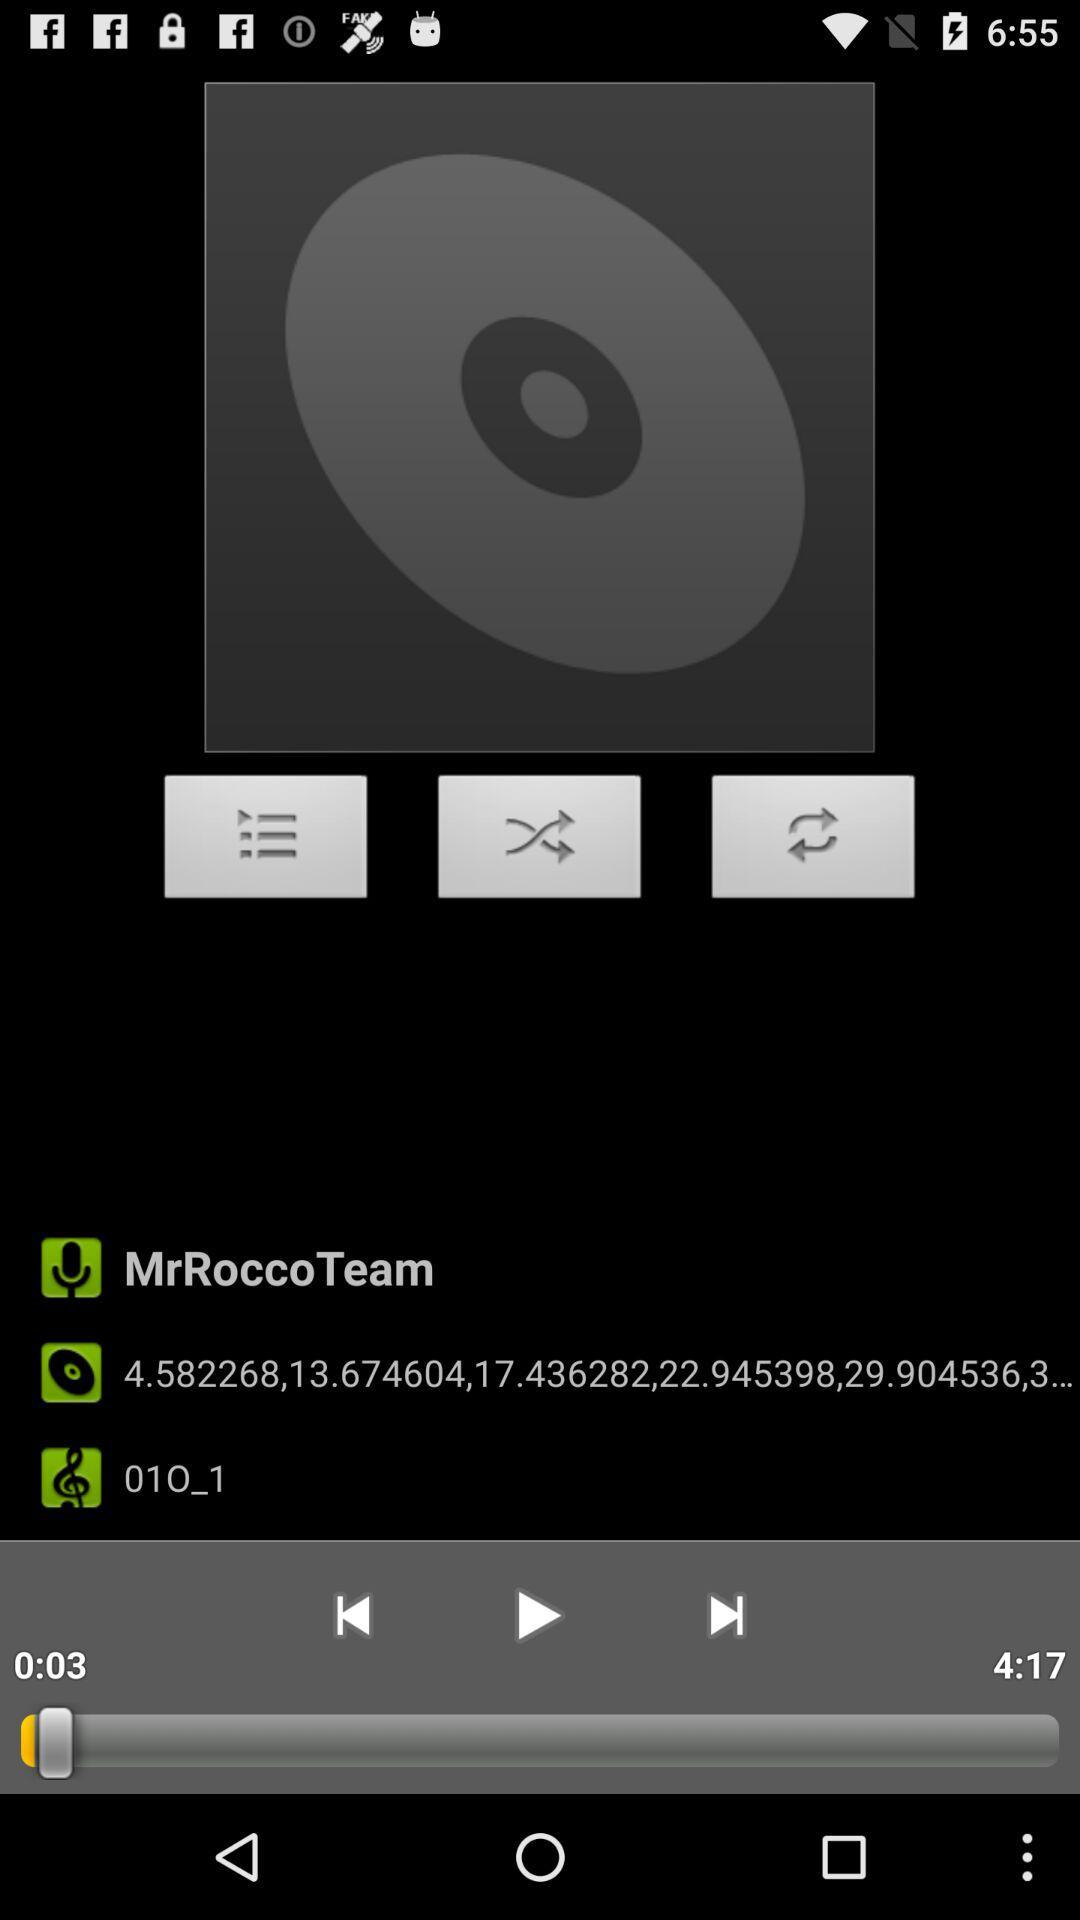 This screenshot has width=1080, height=1920. I want to click on the item on the right, so click(813, 842).